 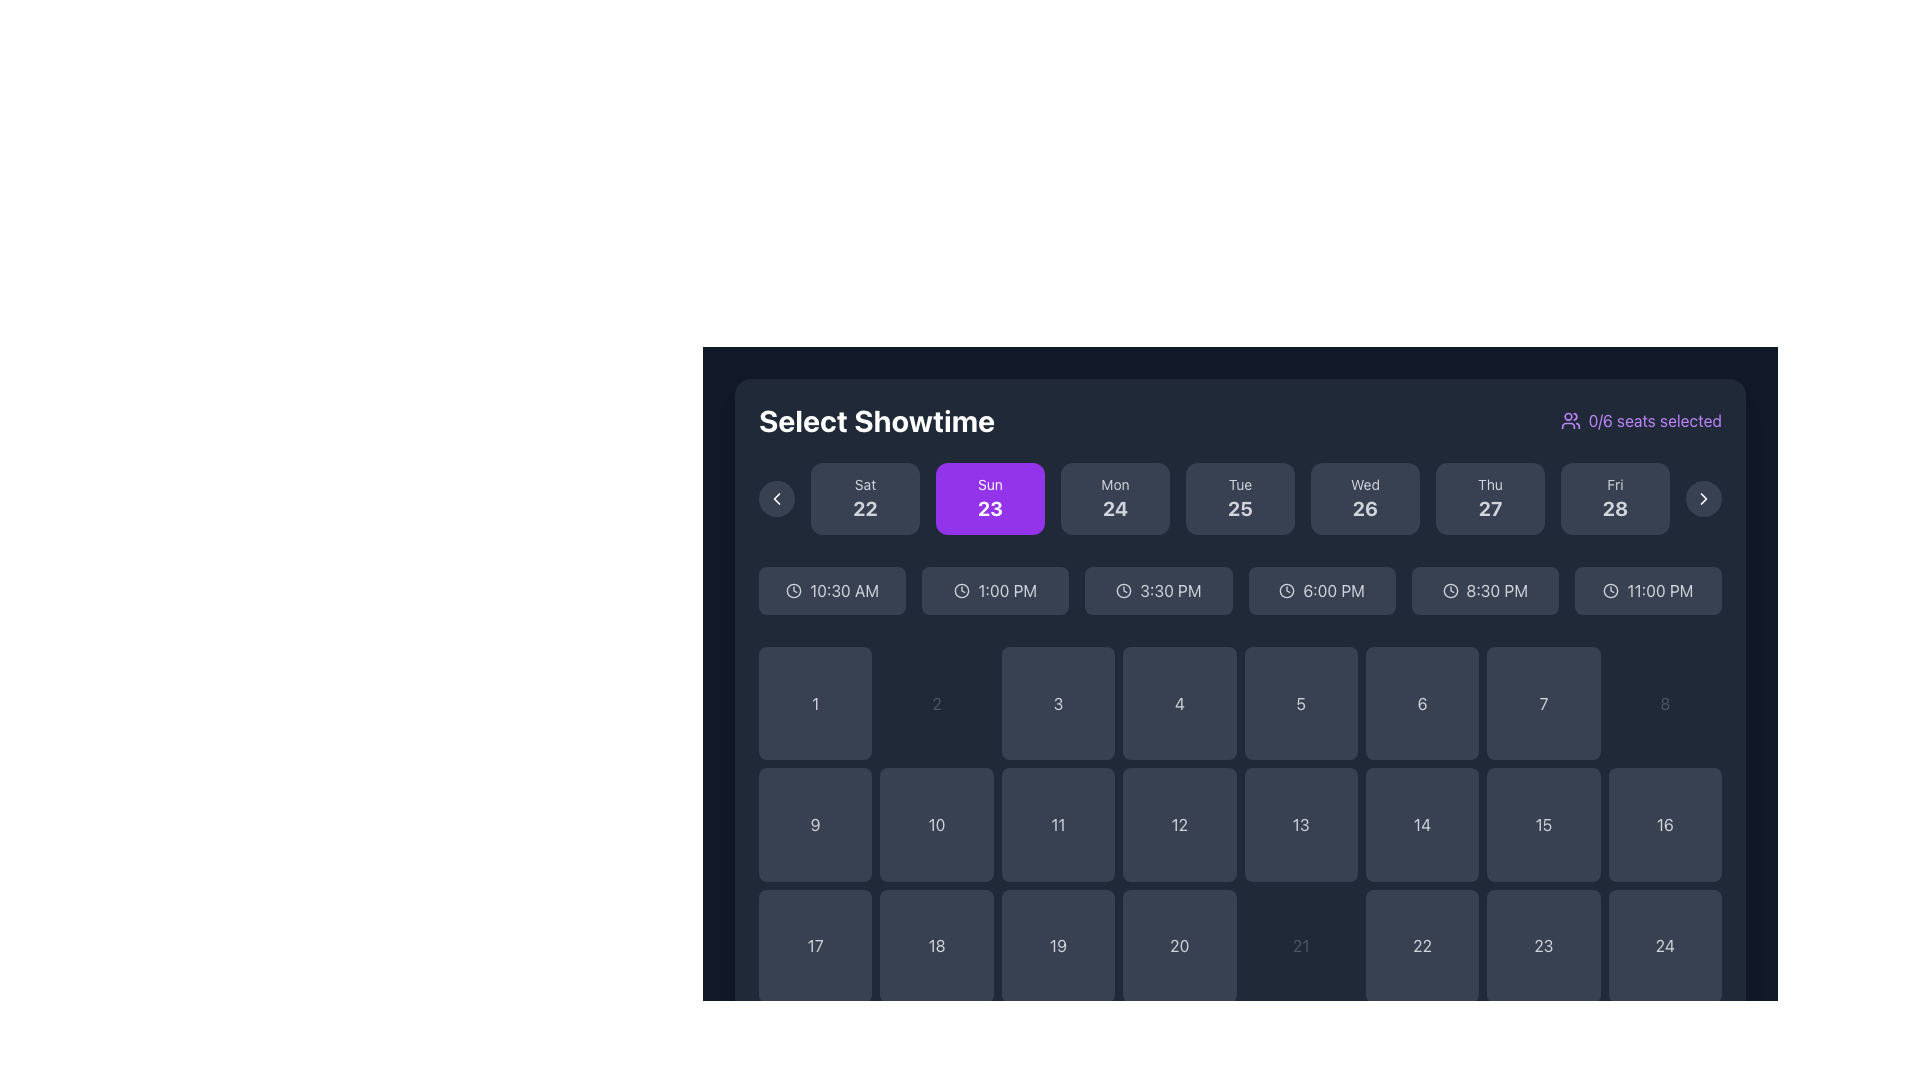 What do you see at coordinates (995, 589) in the screenshot?
I see `the '1:00 PM' button, which is the second button in the time selection group under 'Select Showtime'` at bounding box center [995, 589].